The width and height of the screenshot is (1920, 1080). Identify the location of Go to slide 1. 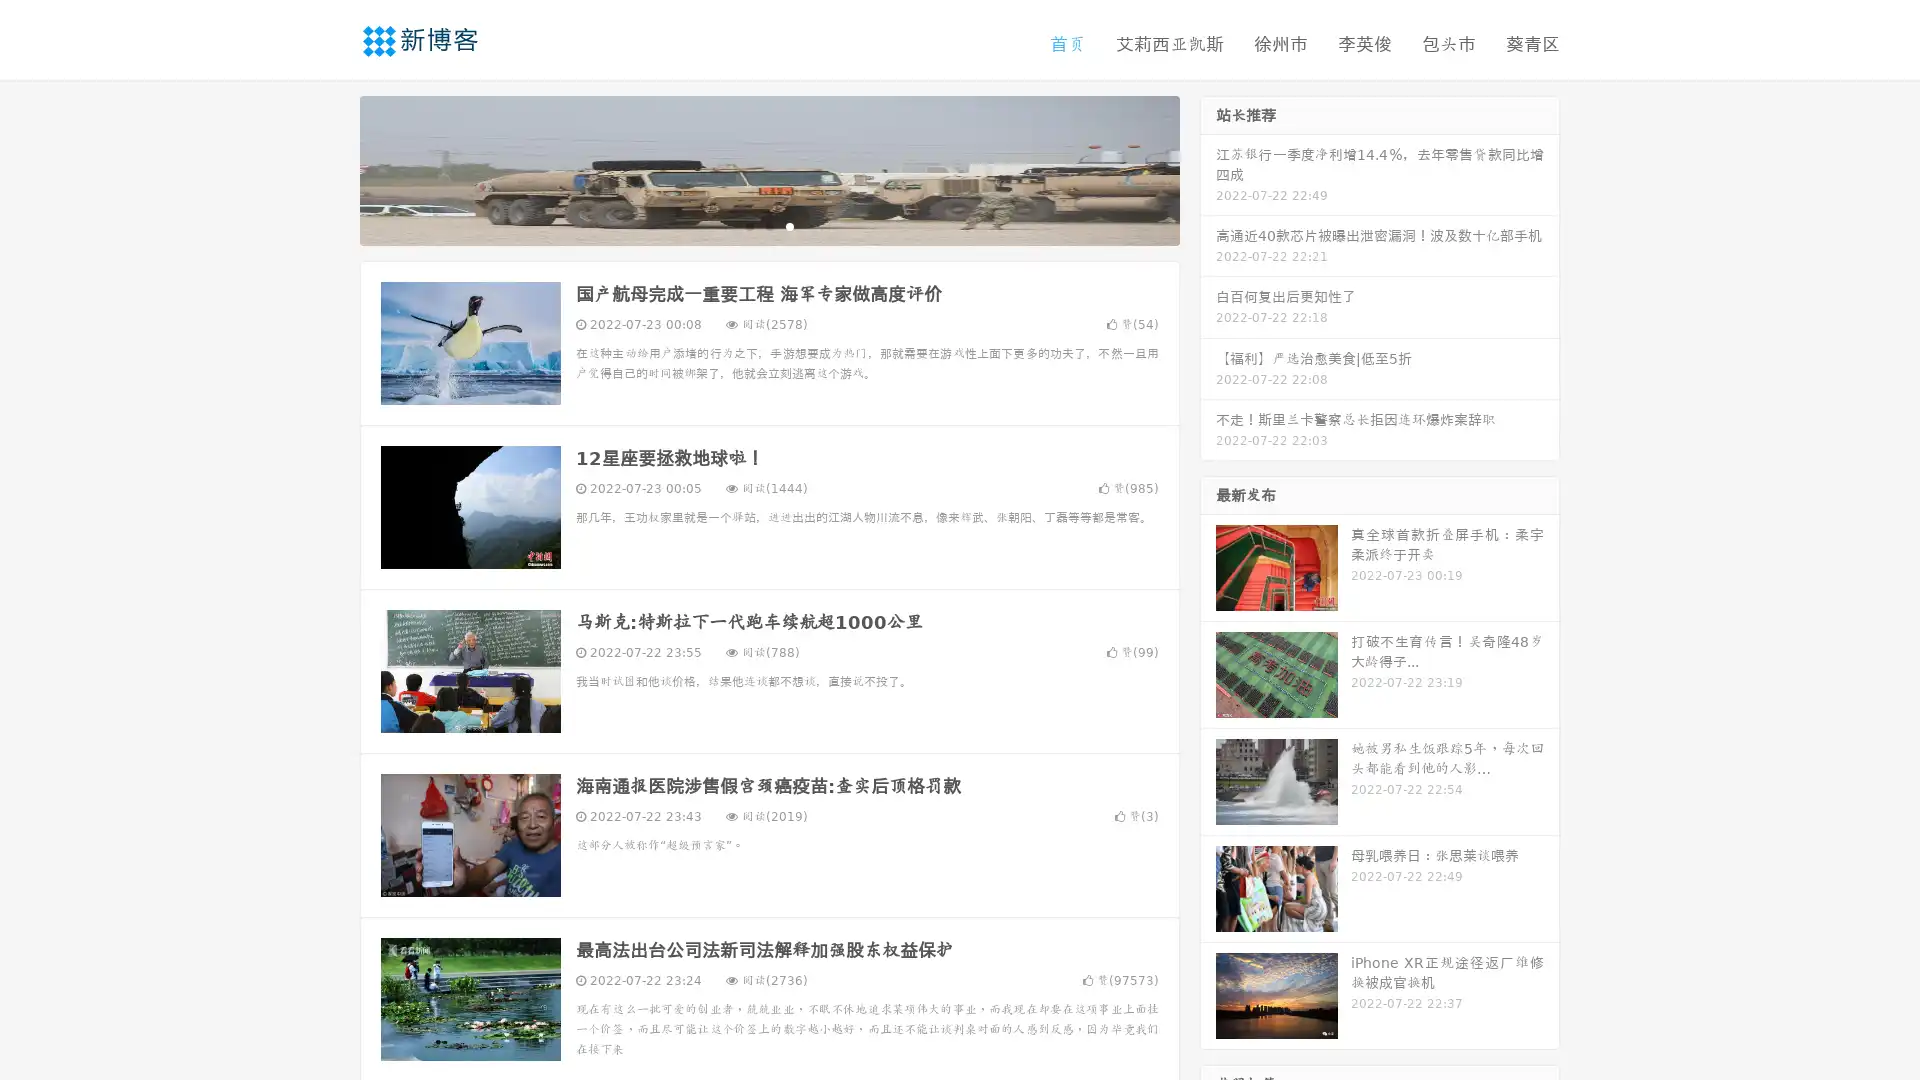
(748, 225).